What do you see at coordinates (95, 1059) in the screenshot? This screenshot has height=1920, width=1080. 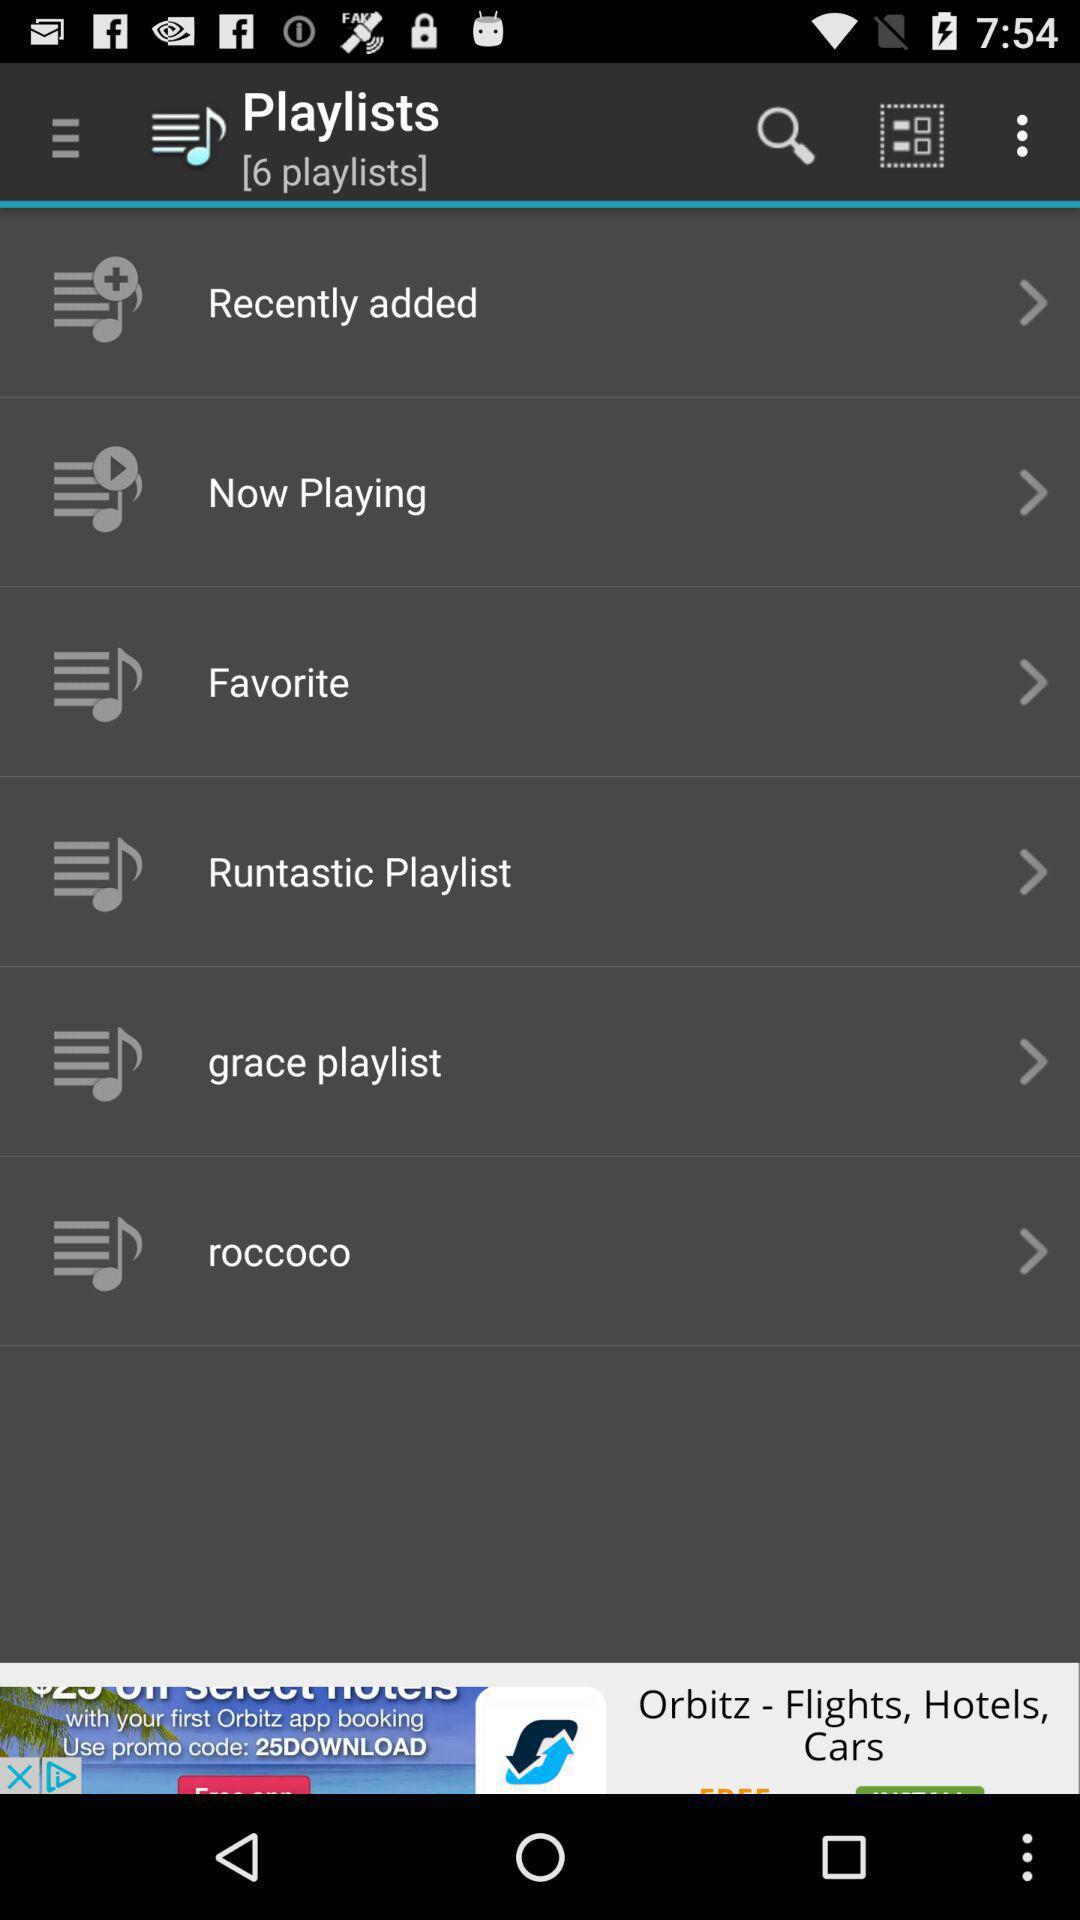 I see `icon on the left side of grace playlist` at bounding box center [95, 1059].